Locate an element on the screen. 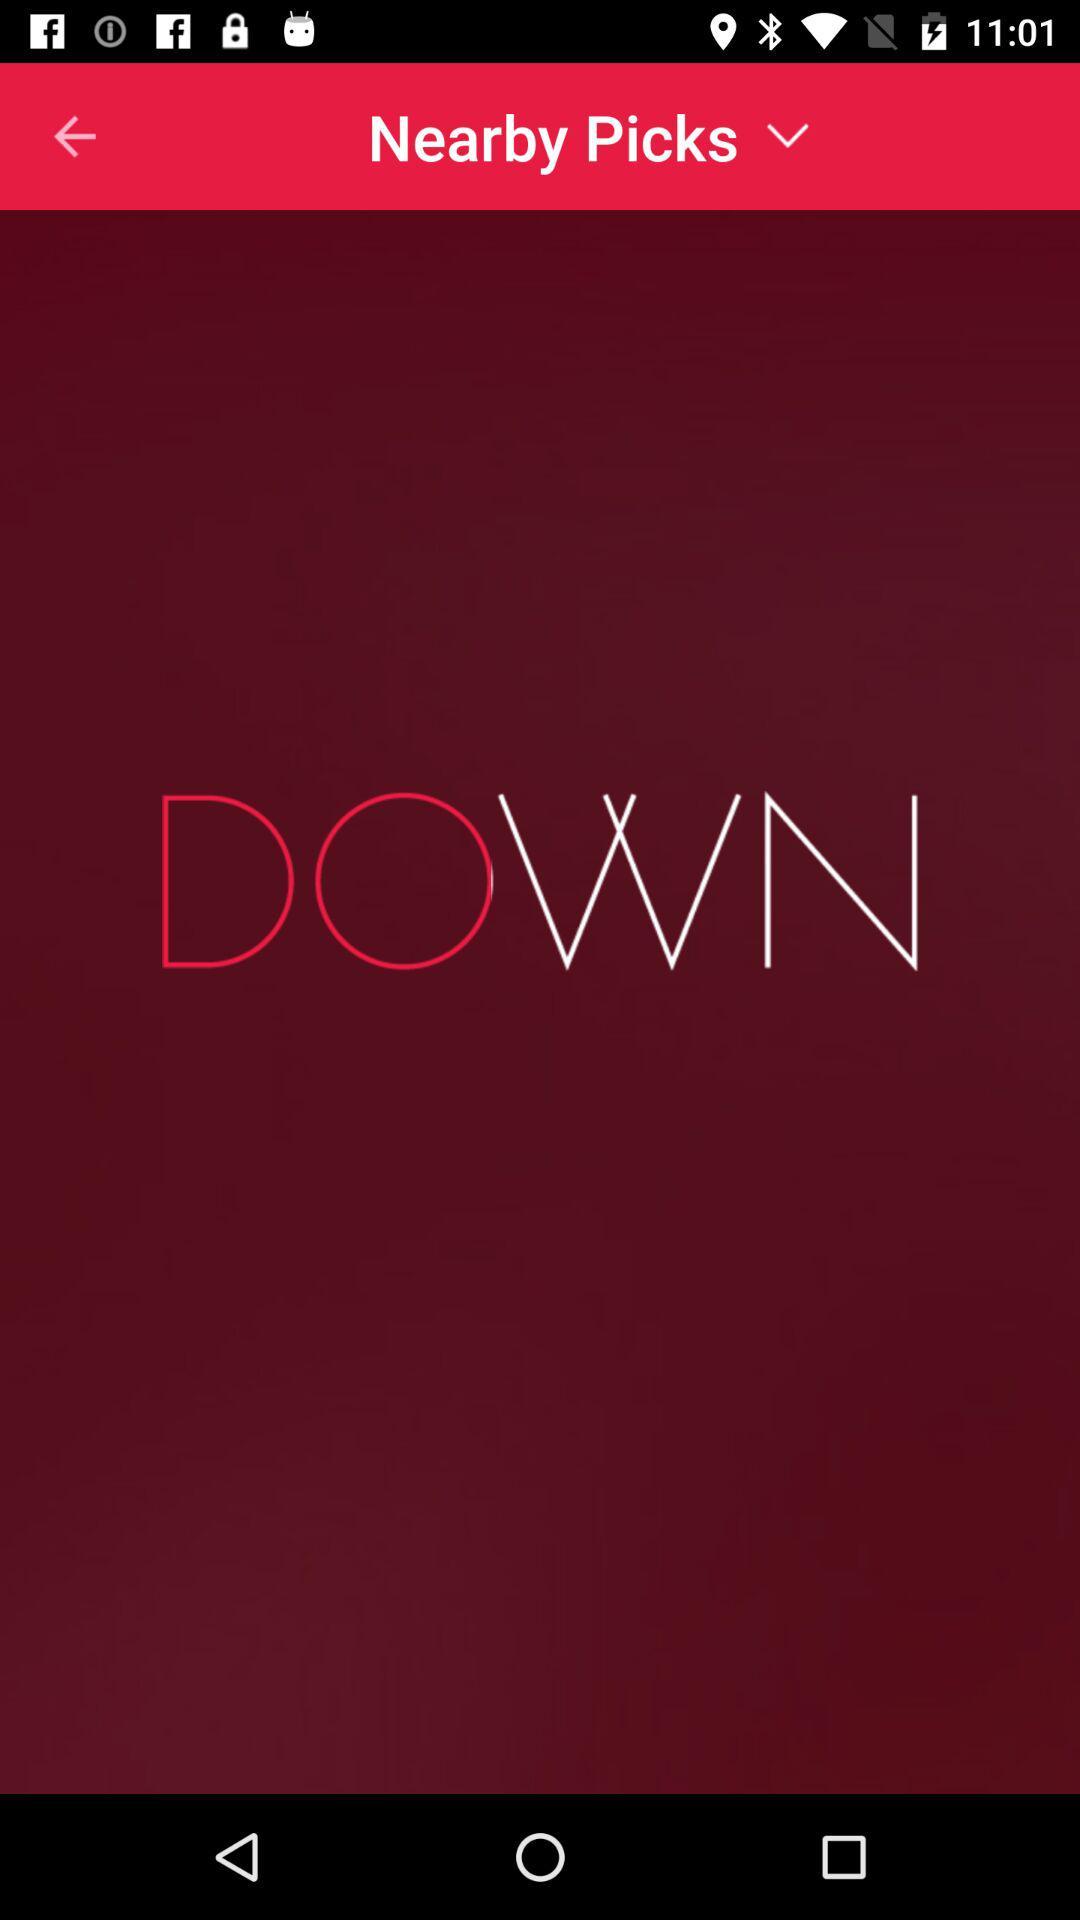  nearby picks item is located at coordinates (588, 135).